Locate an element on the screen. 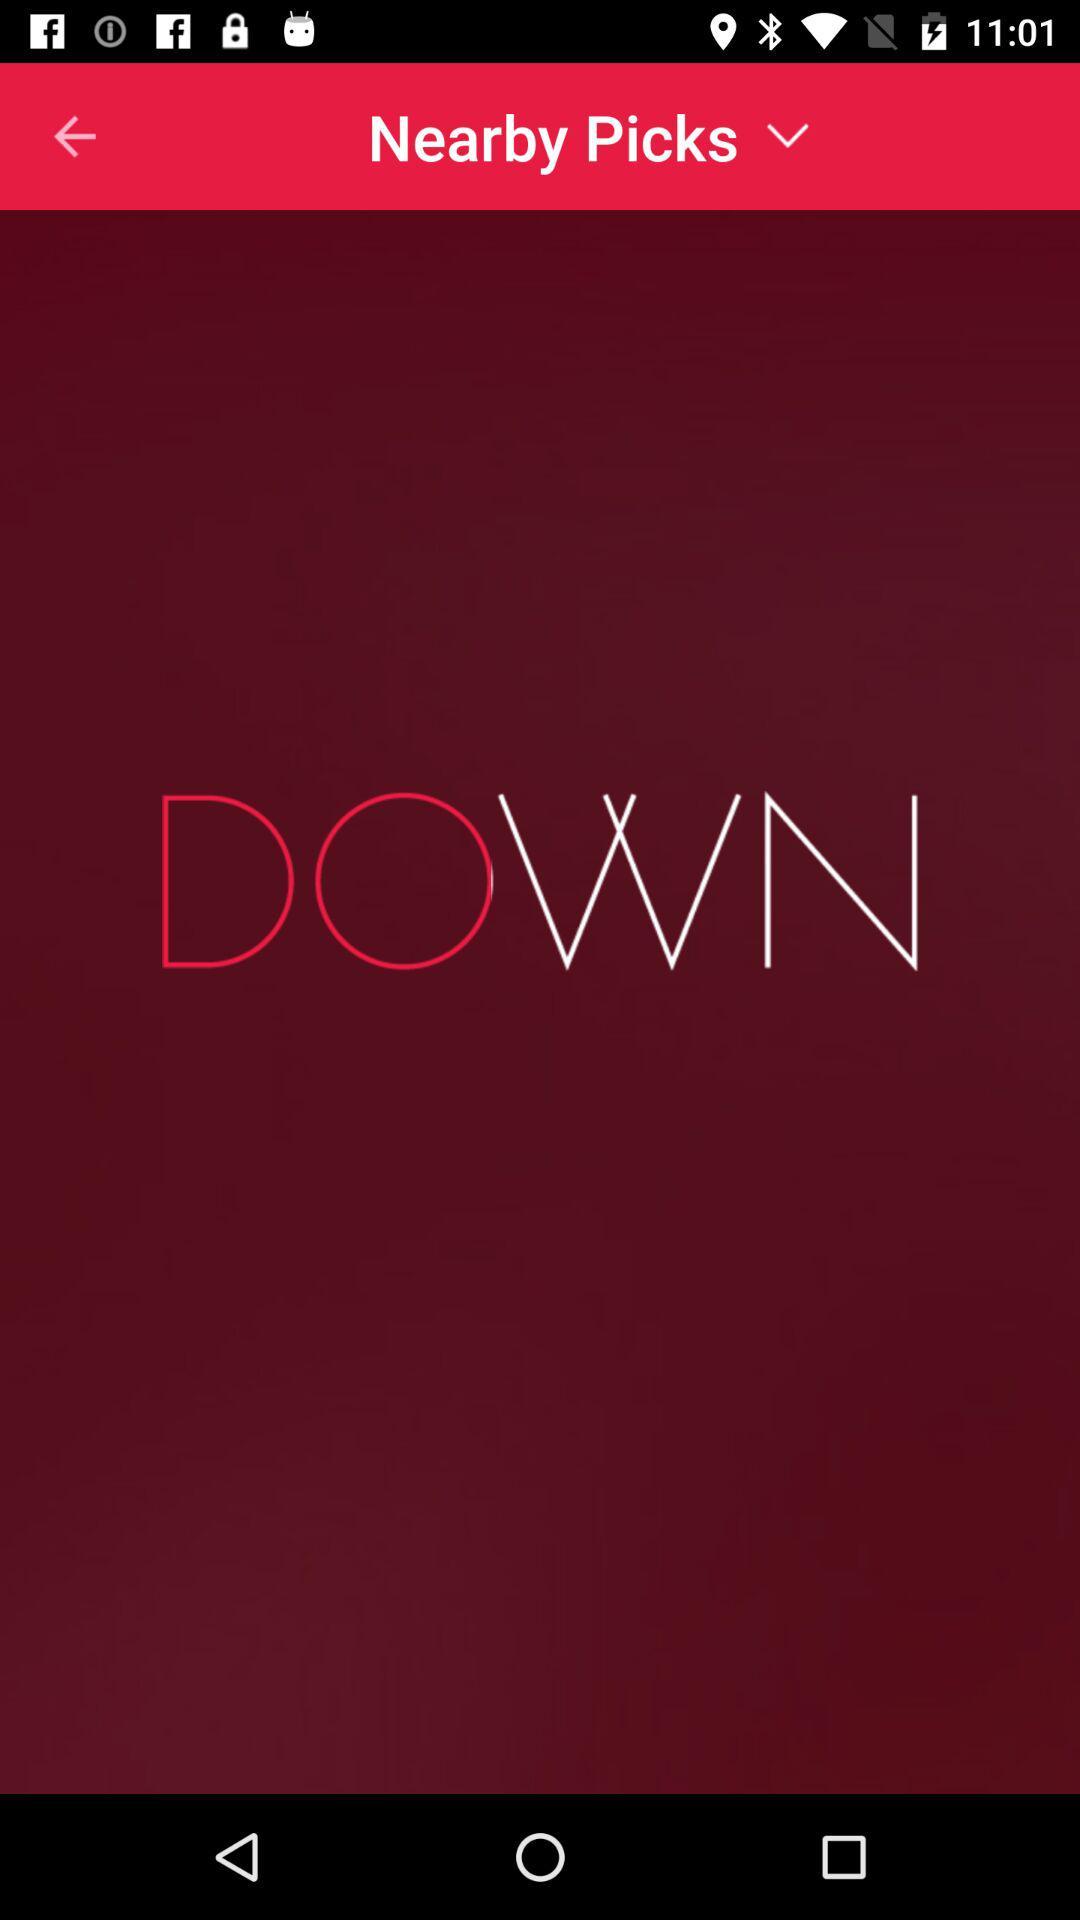  nearby picks item is located at coordinates (588, 135).